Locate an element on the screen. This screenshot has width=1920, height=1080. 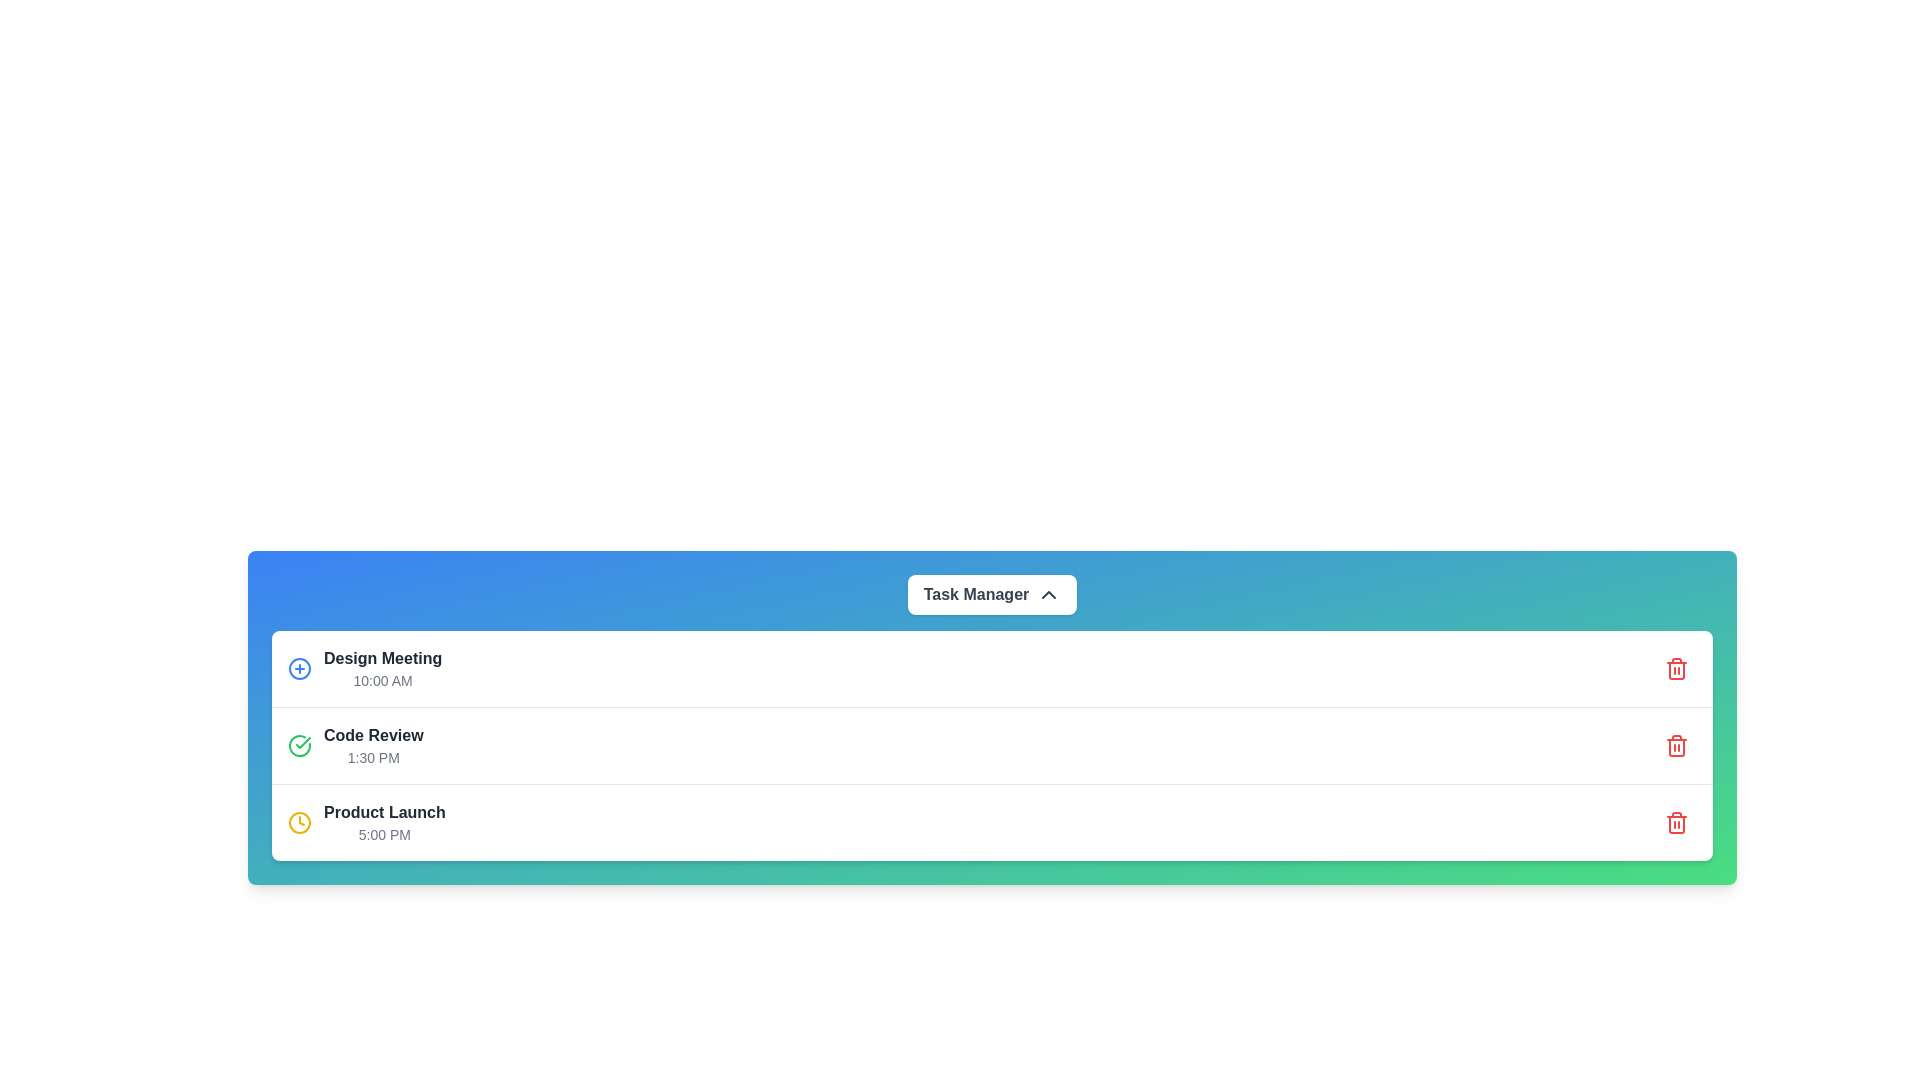
the plus icon in the first task list item representing a scheduled task or meeting, which displays its title and time is located at coordinates (365, 668).